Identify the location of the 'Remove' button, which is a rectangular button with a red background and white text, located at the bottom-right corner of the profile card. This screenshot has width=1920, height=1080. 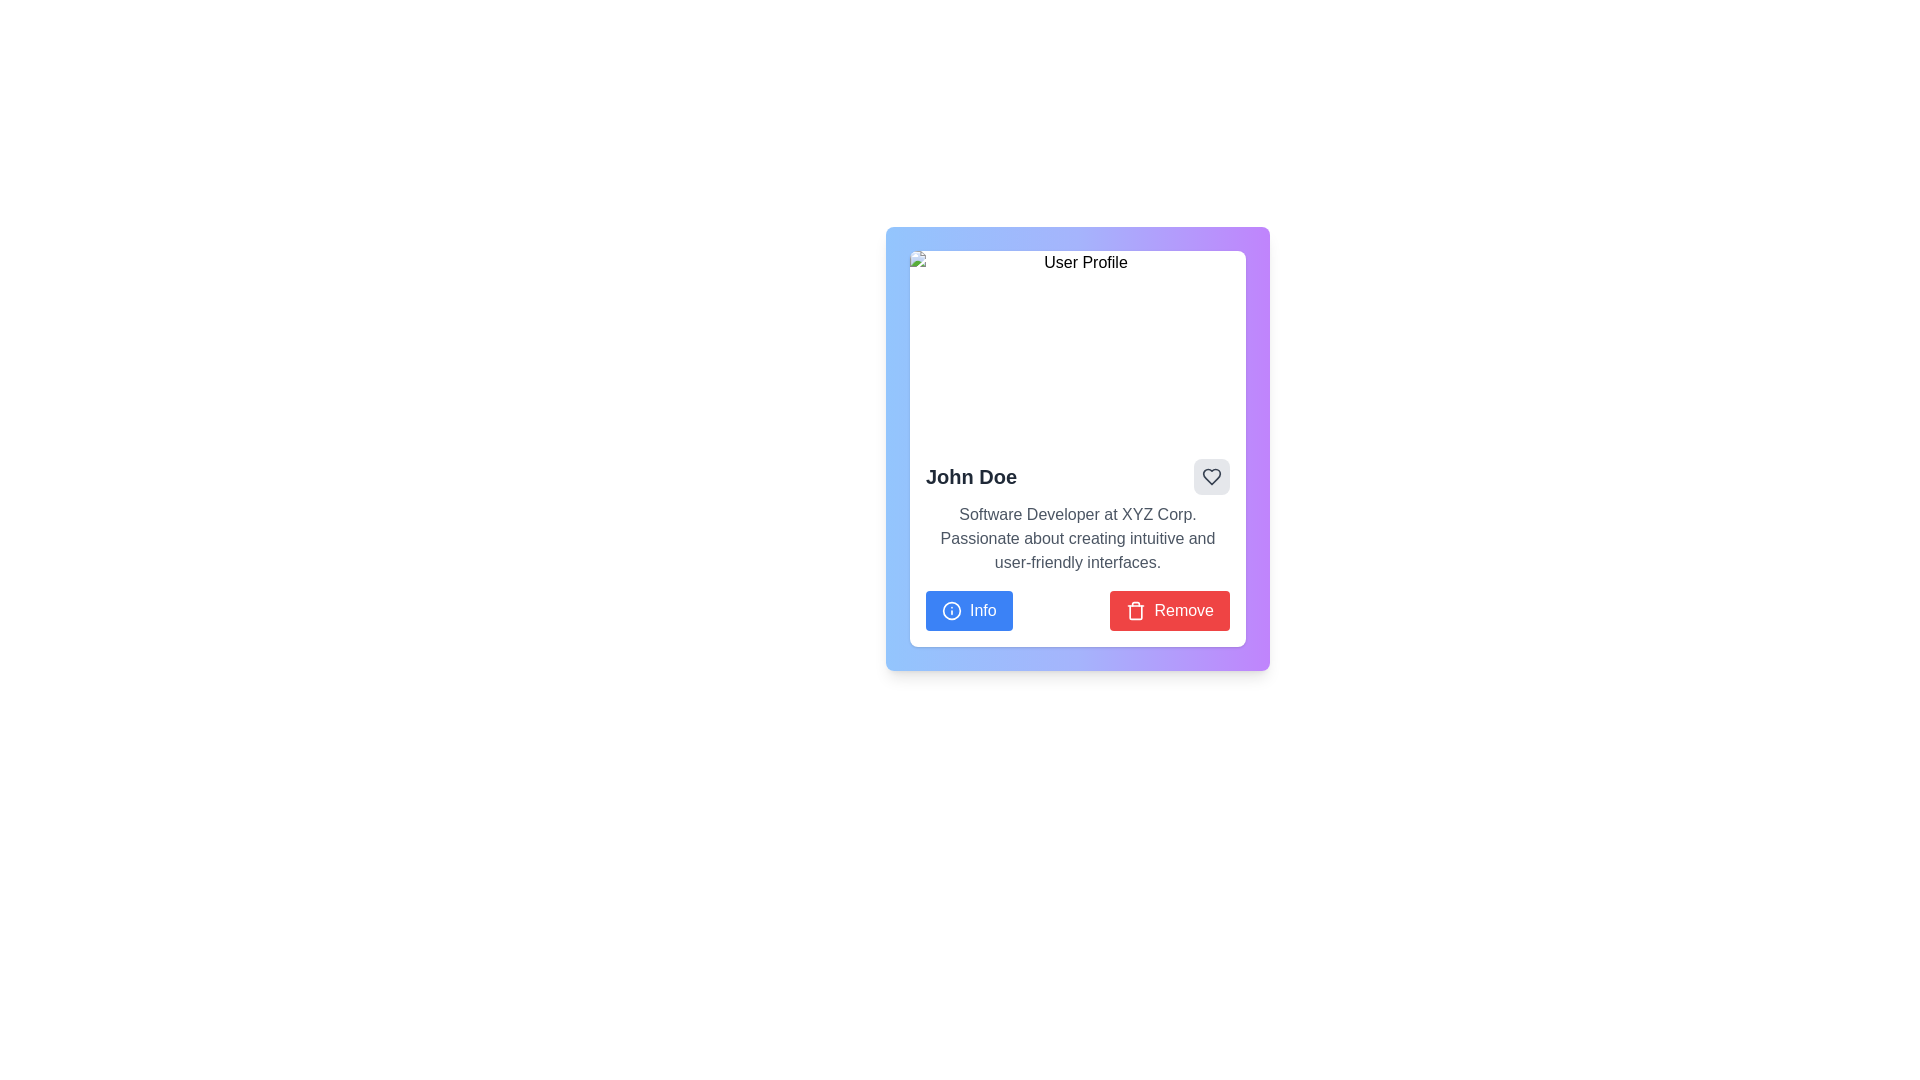
(1170, 609).